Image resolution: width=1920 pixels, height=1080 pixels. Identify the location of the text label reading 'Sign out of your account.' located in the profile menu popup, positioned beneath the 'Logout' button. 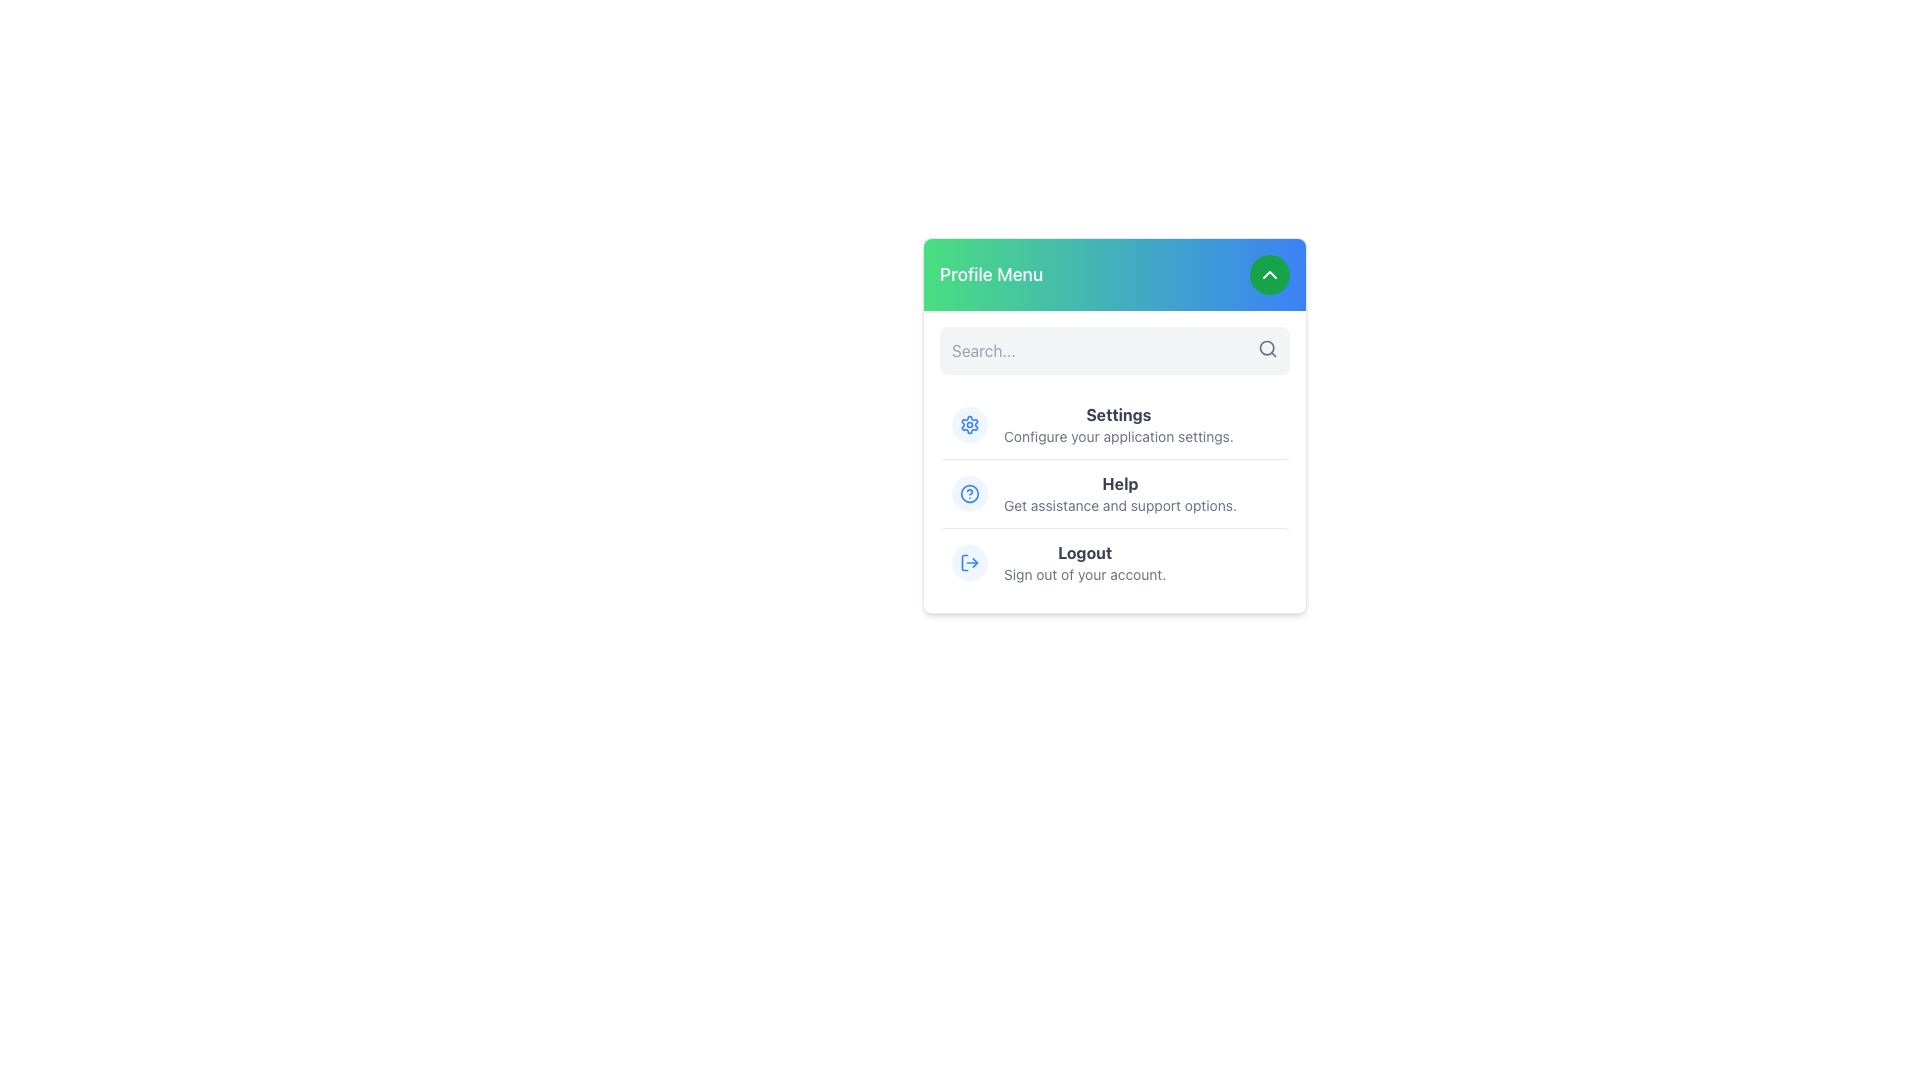
(1084, 574).